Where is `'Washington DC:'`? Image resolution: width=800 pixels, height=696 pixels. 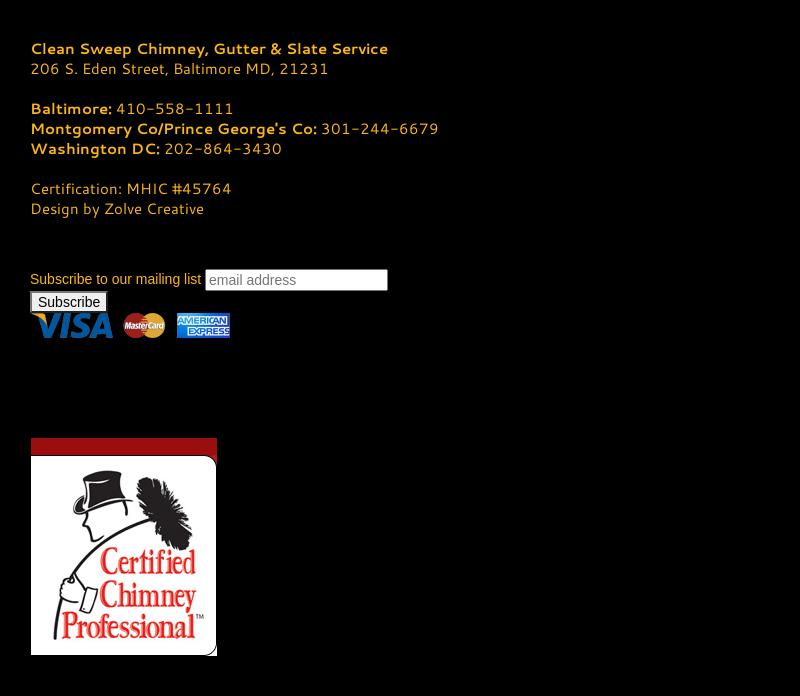
'Washington DC:' is located at coordinates (96, 147).